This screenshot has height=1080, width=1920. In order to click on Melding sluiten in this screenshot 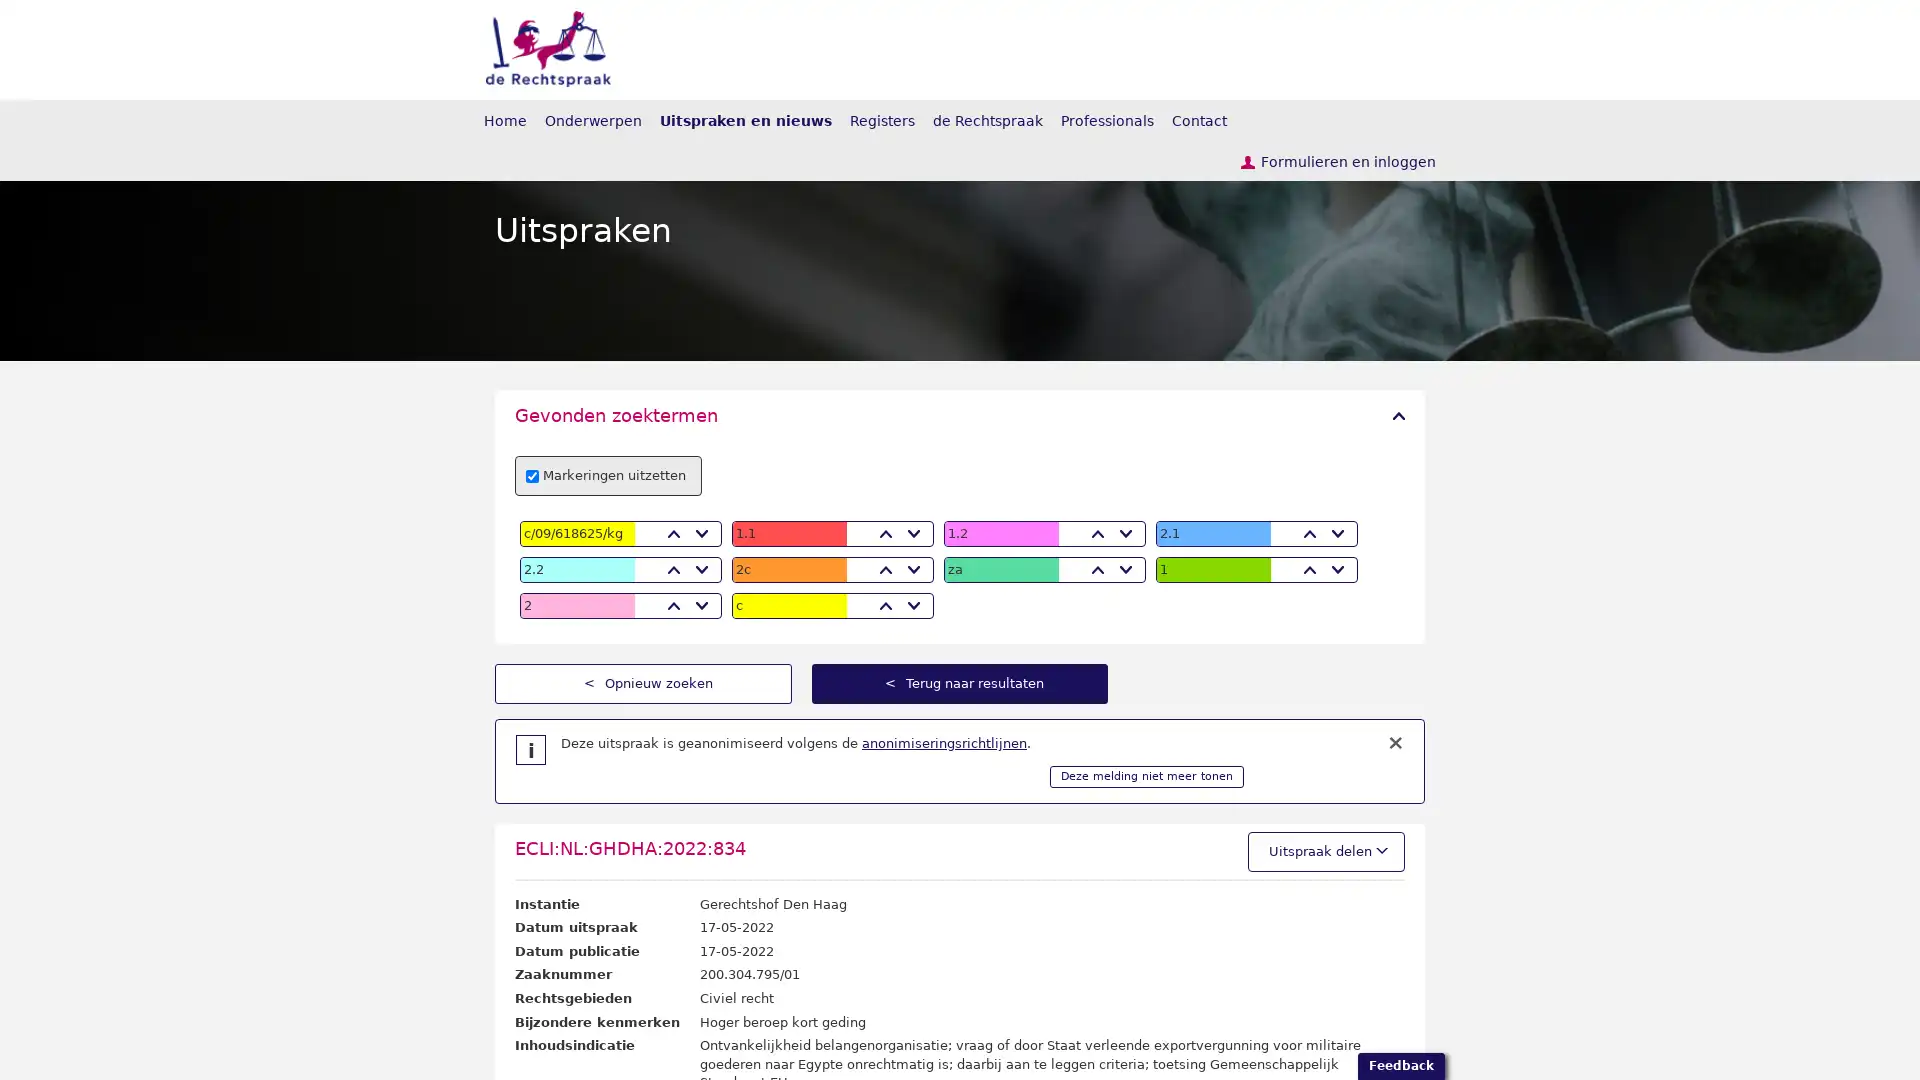, I will do `click(1395, 742)`.